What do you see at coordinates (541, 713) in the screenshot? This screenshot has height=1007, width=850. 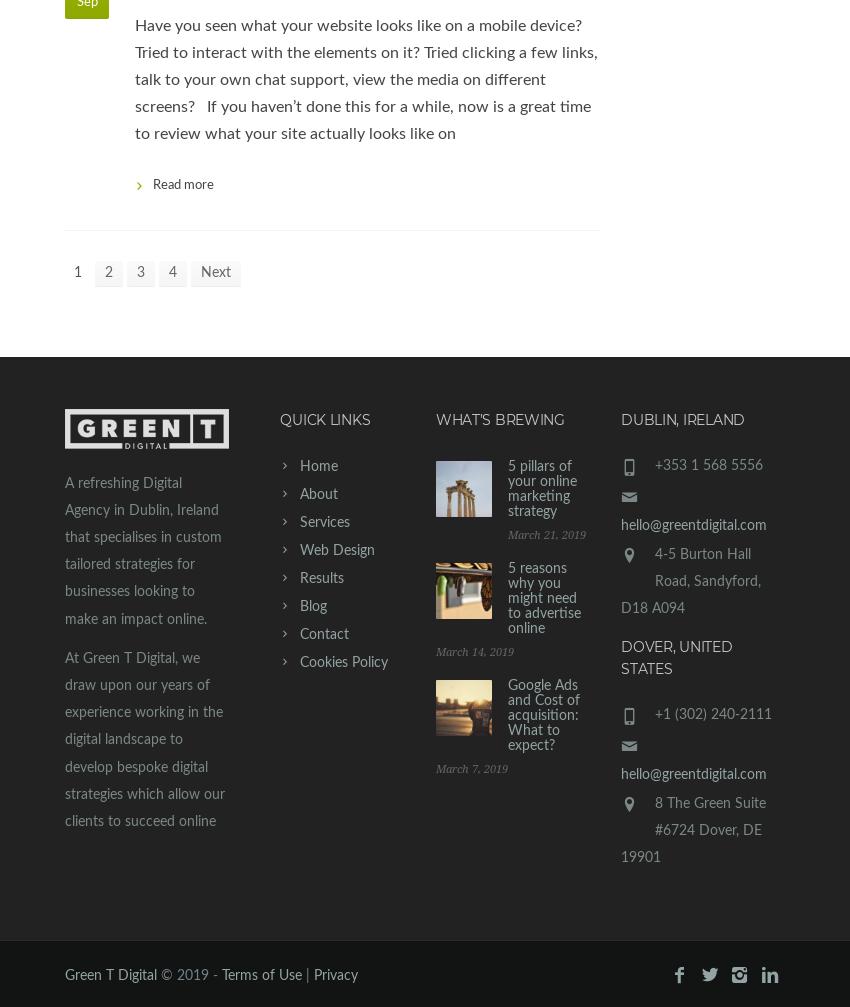 I see `'​Google Ads and Cost of acquisition: What to expect?'` at bounding box center [541, 713].